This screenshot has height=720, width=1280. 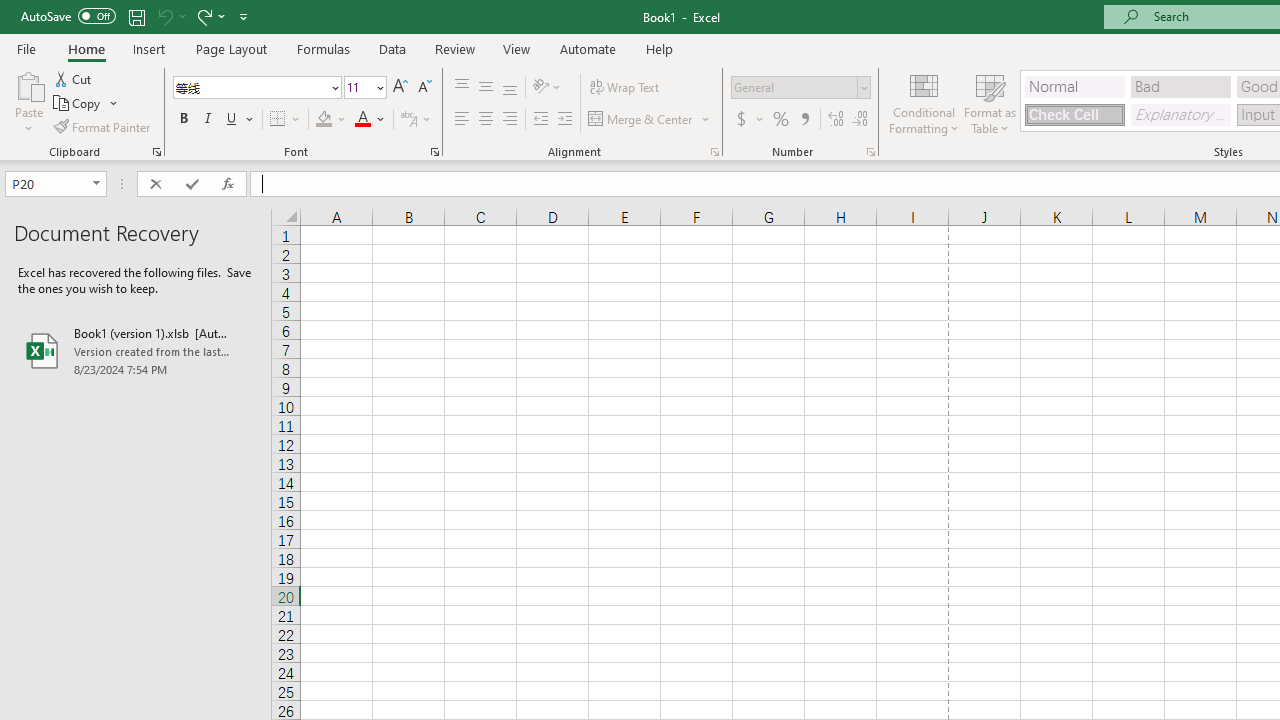 I want to click on 'Font', so click(x=249, y=86).